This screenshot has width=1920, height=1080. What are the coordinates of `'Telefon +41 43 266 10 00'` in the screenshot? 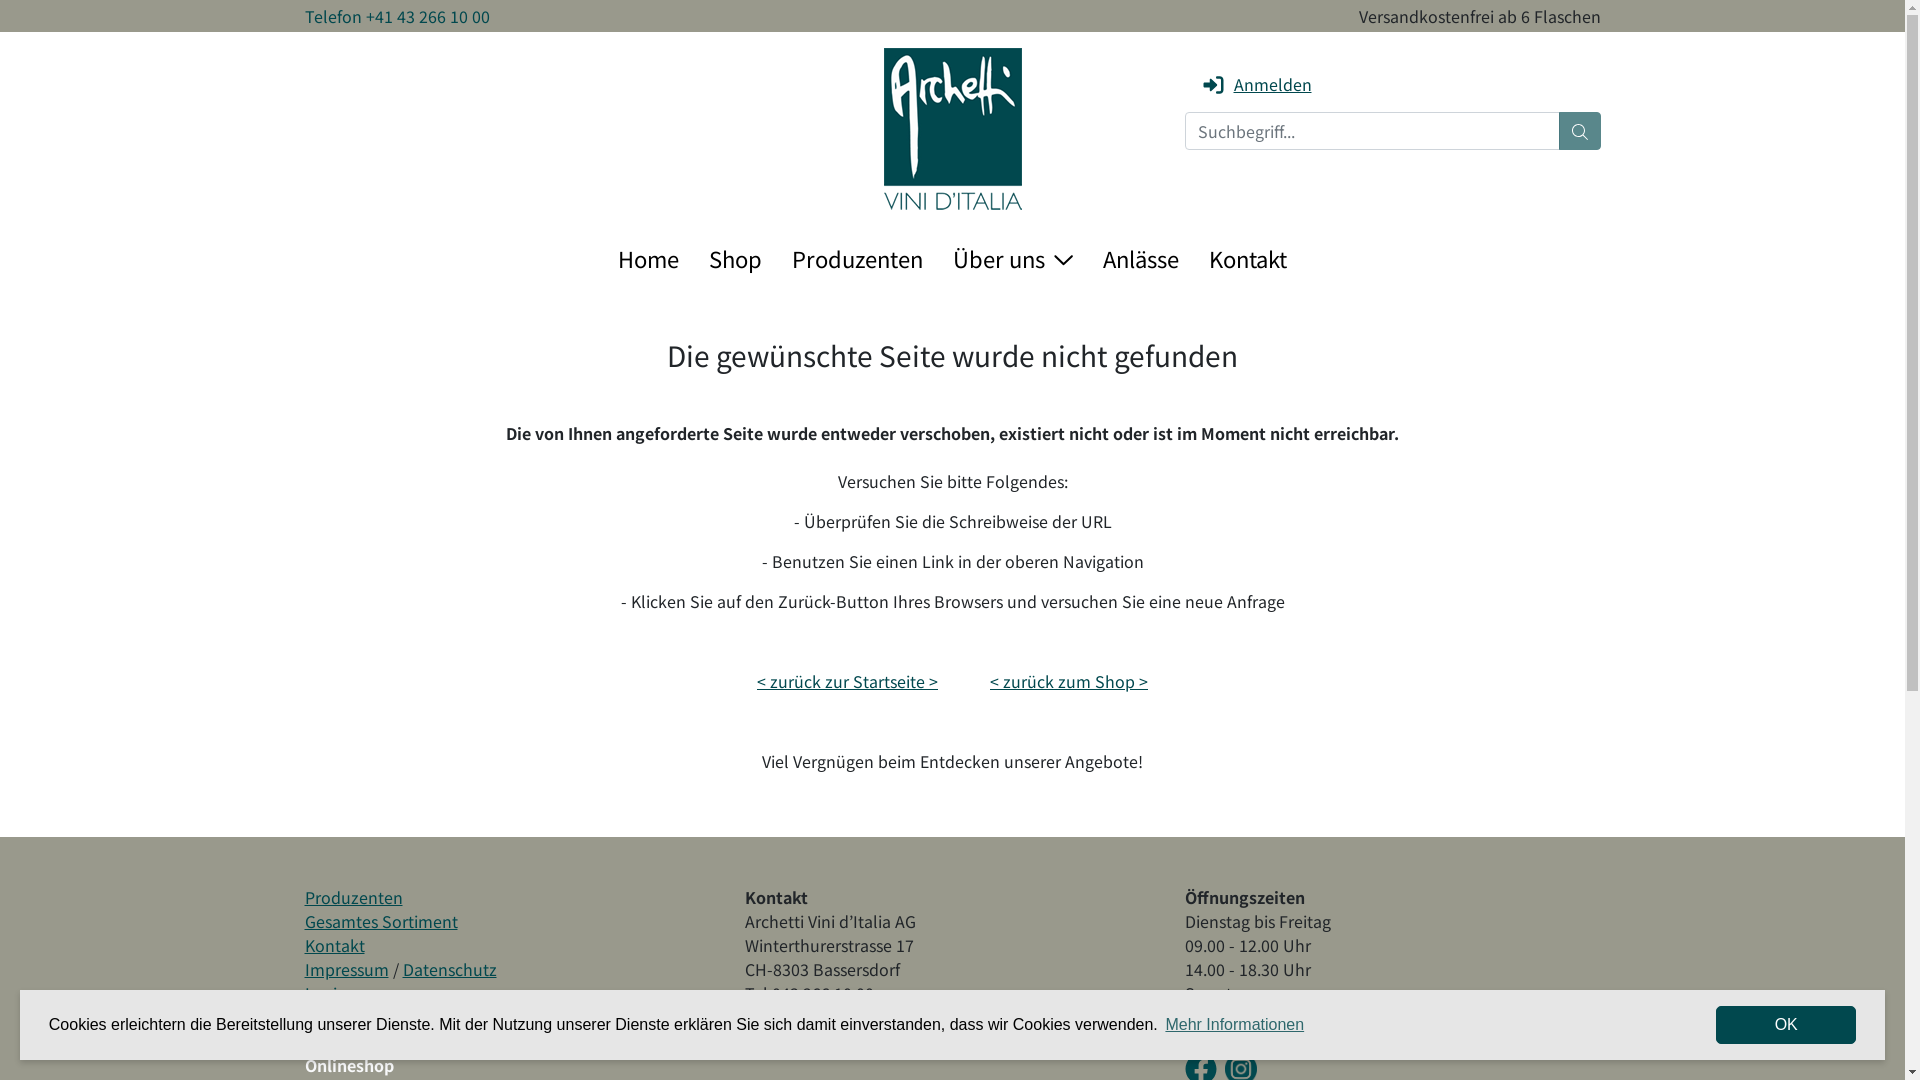 It's located at (396, 15).